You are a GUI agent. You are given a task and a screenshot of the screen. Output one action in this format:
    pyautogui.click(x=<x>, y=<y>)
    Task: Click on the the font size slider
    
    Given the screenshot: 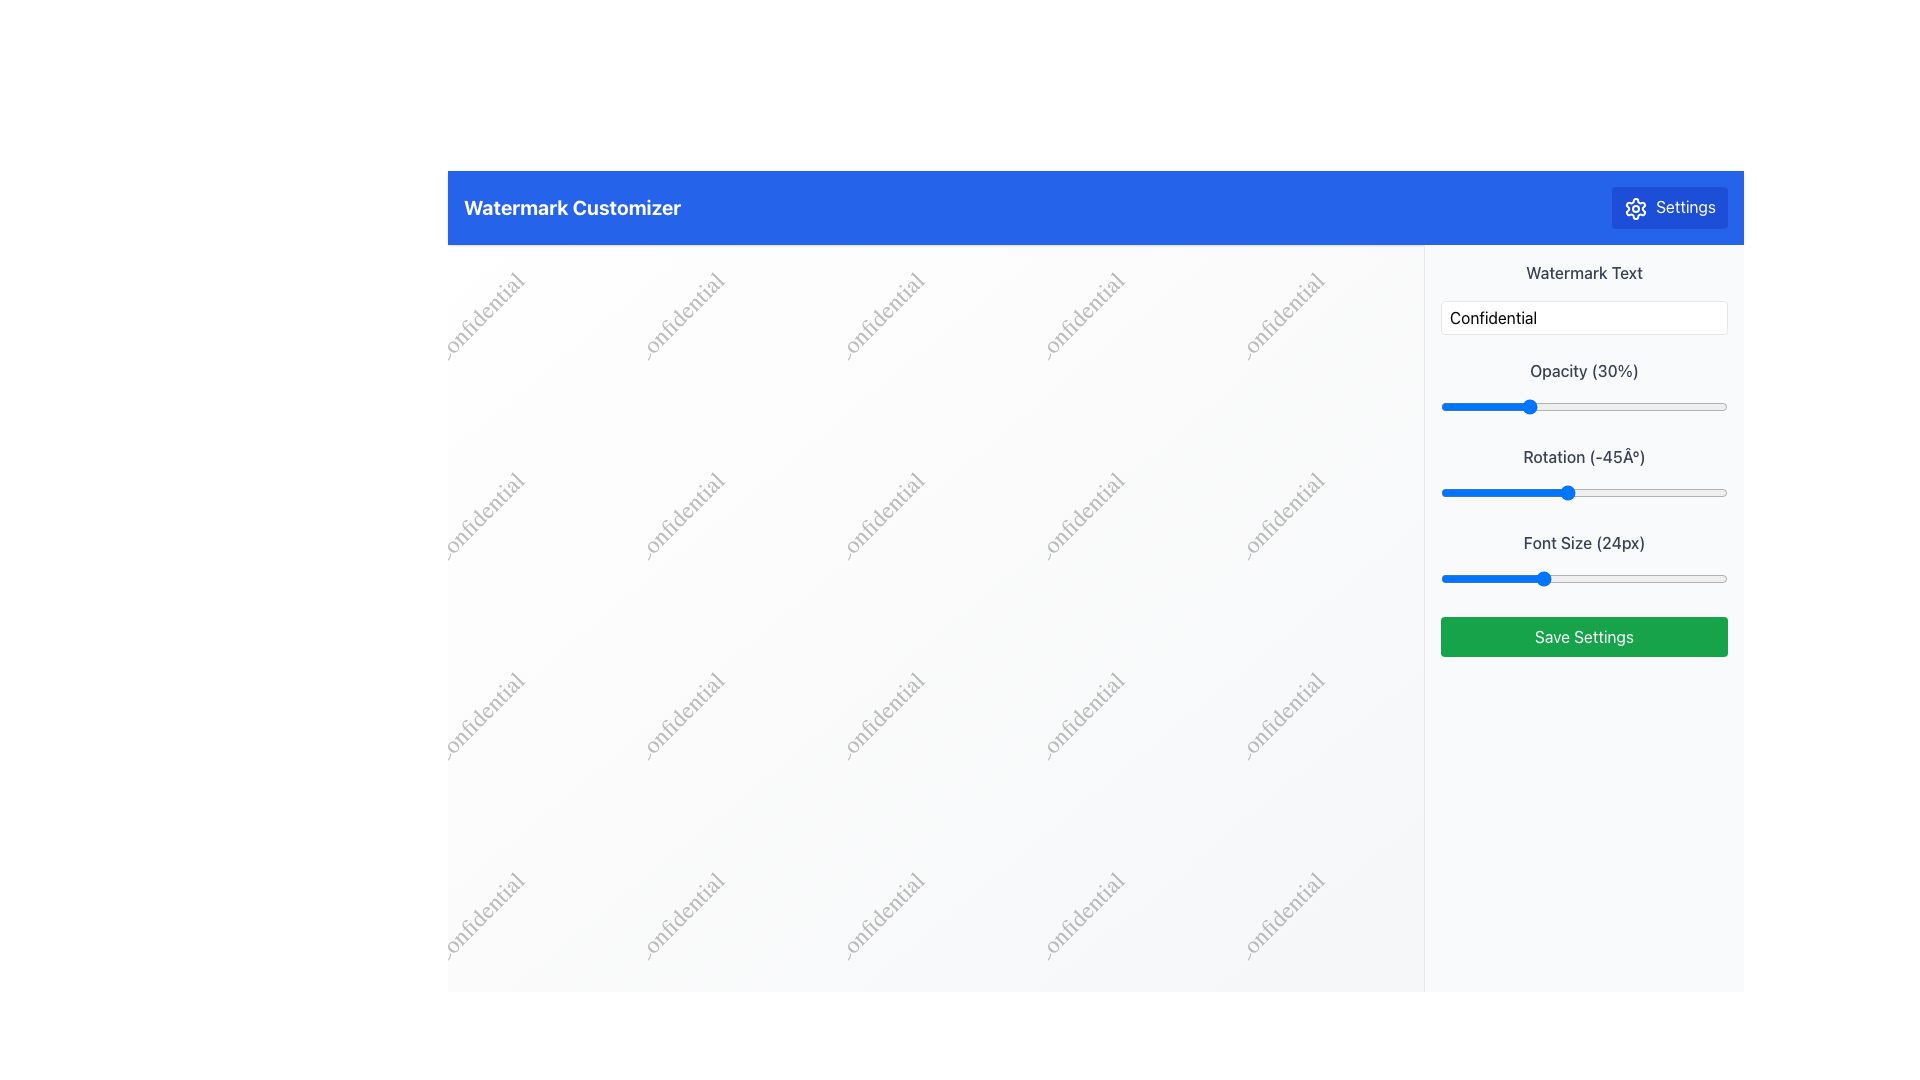 What is the action you would take?
    pyautogui.click(x=1691, y=578)
    